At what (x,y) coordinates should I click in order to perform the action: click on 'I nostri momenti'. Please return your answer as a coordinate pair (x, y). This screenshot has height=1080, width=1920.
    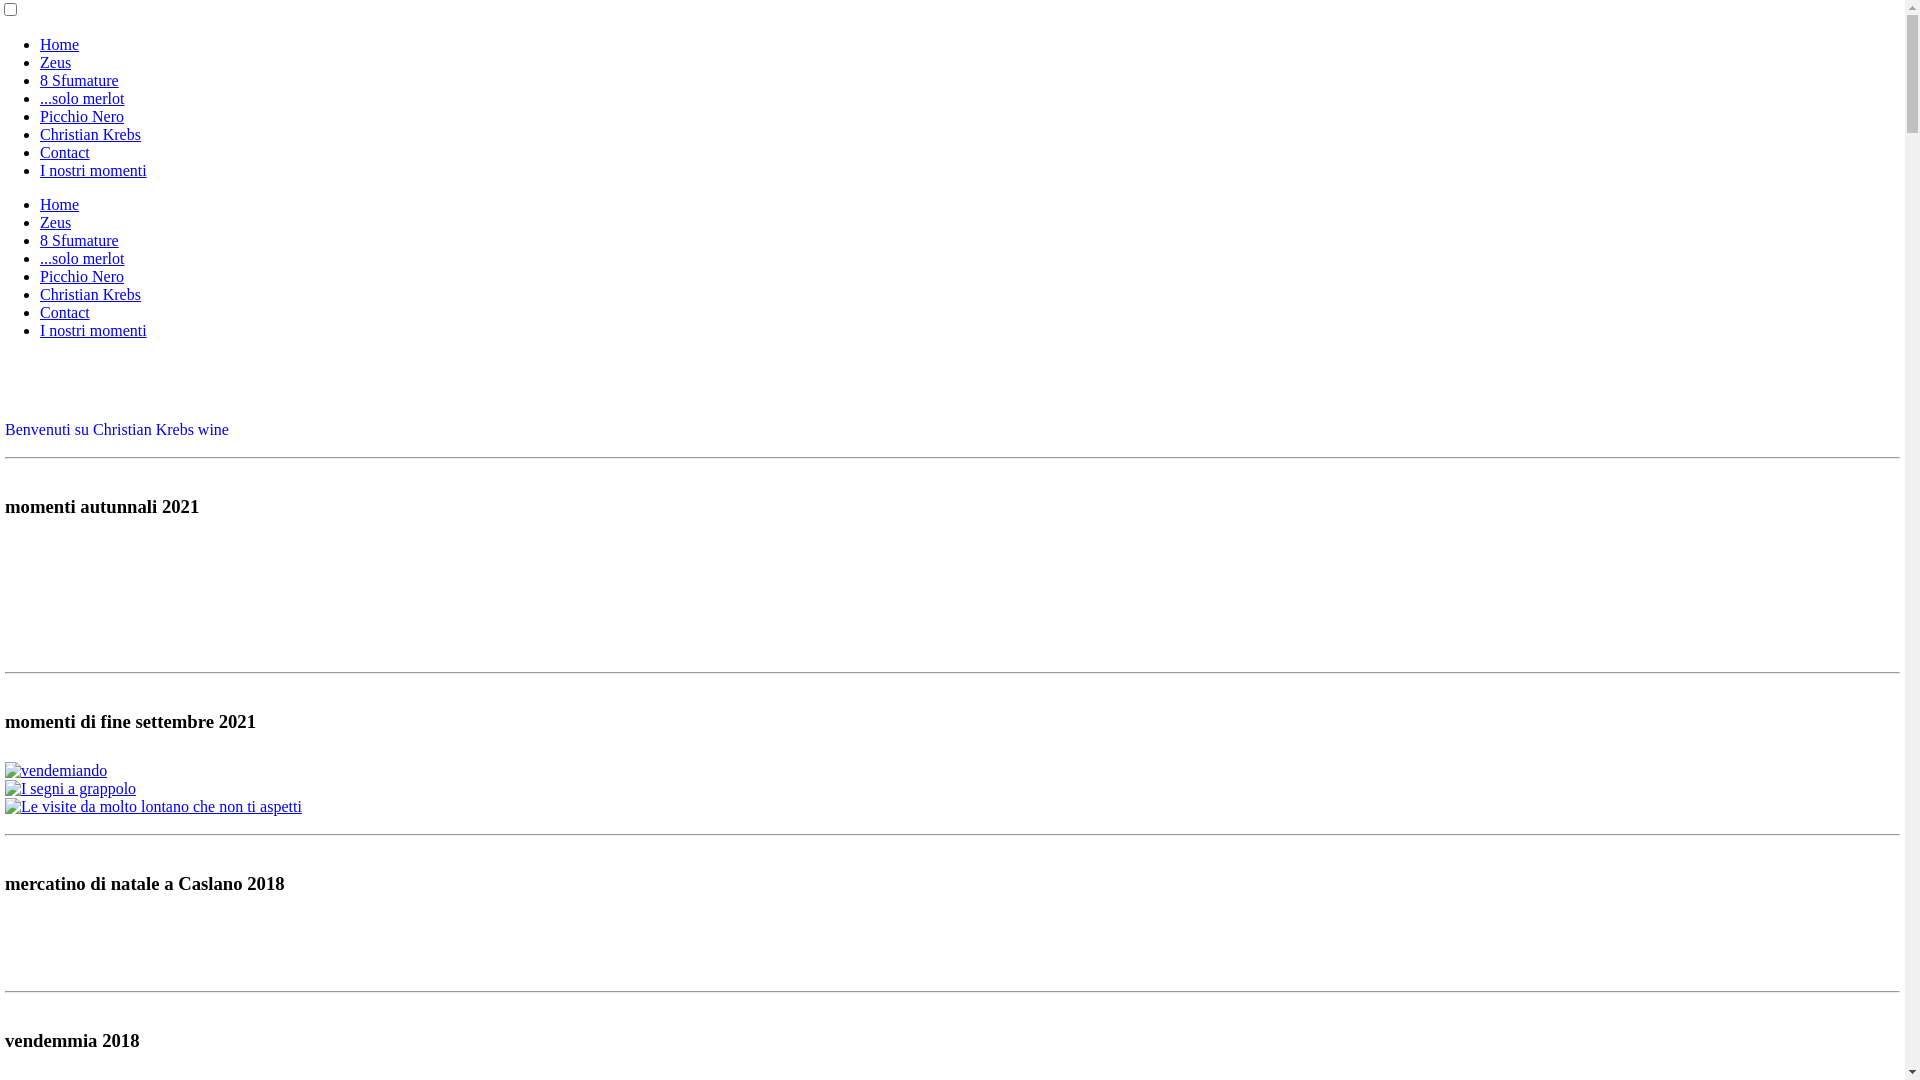
    Looking at the image, I should click on (92, 169).